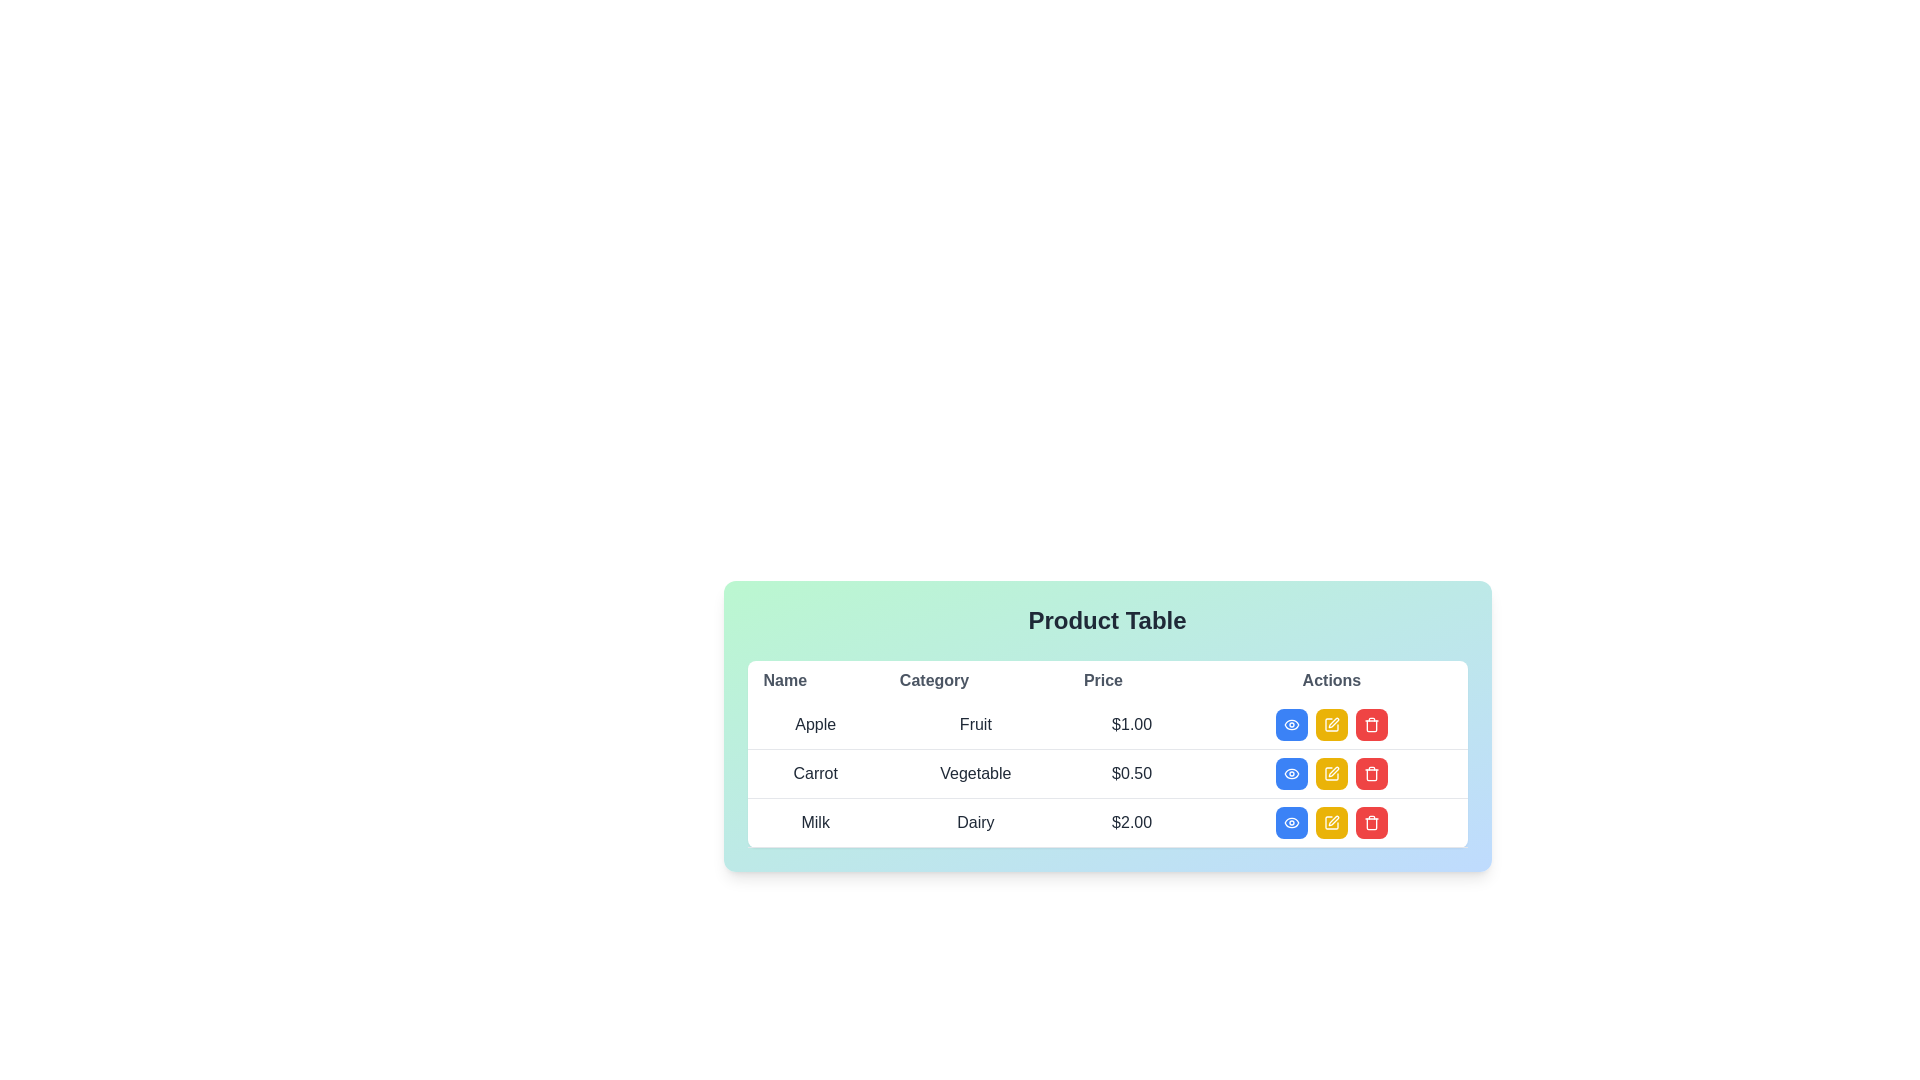  Describe the element at coordinates (1291, 822) in the screenshot. I see `the IconButton` at that location.